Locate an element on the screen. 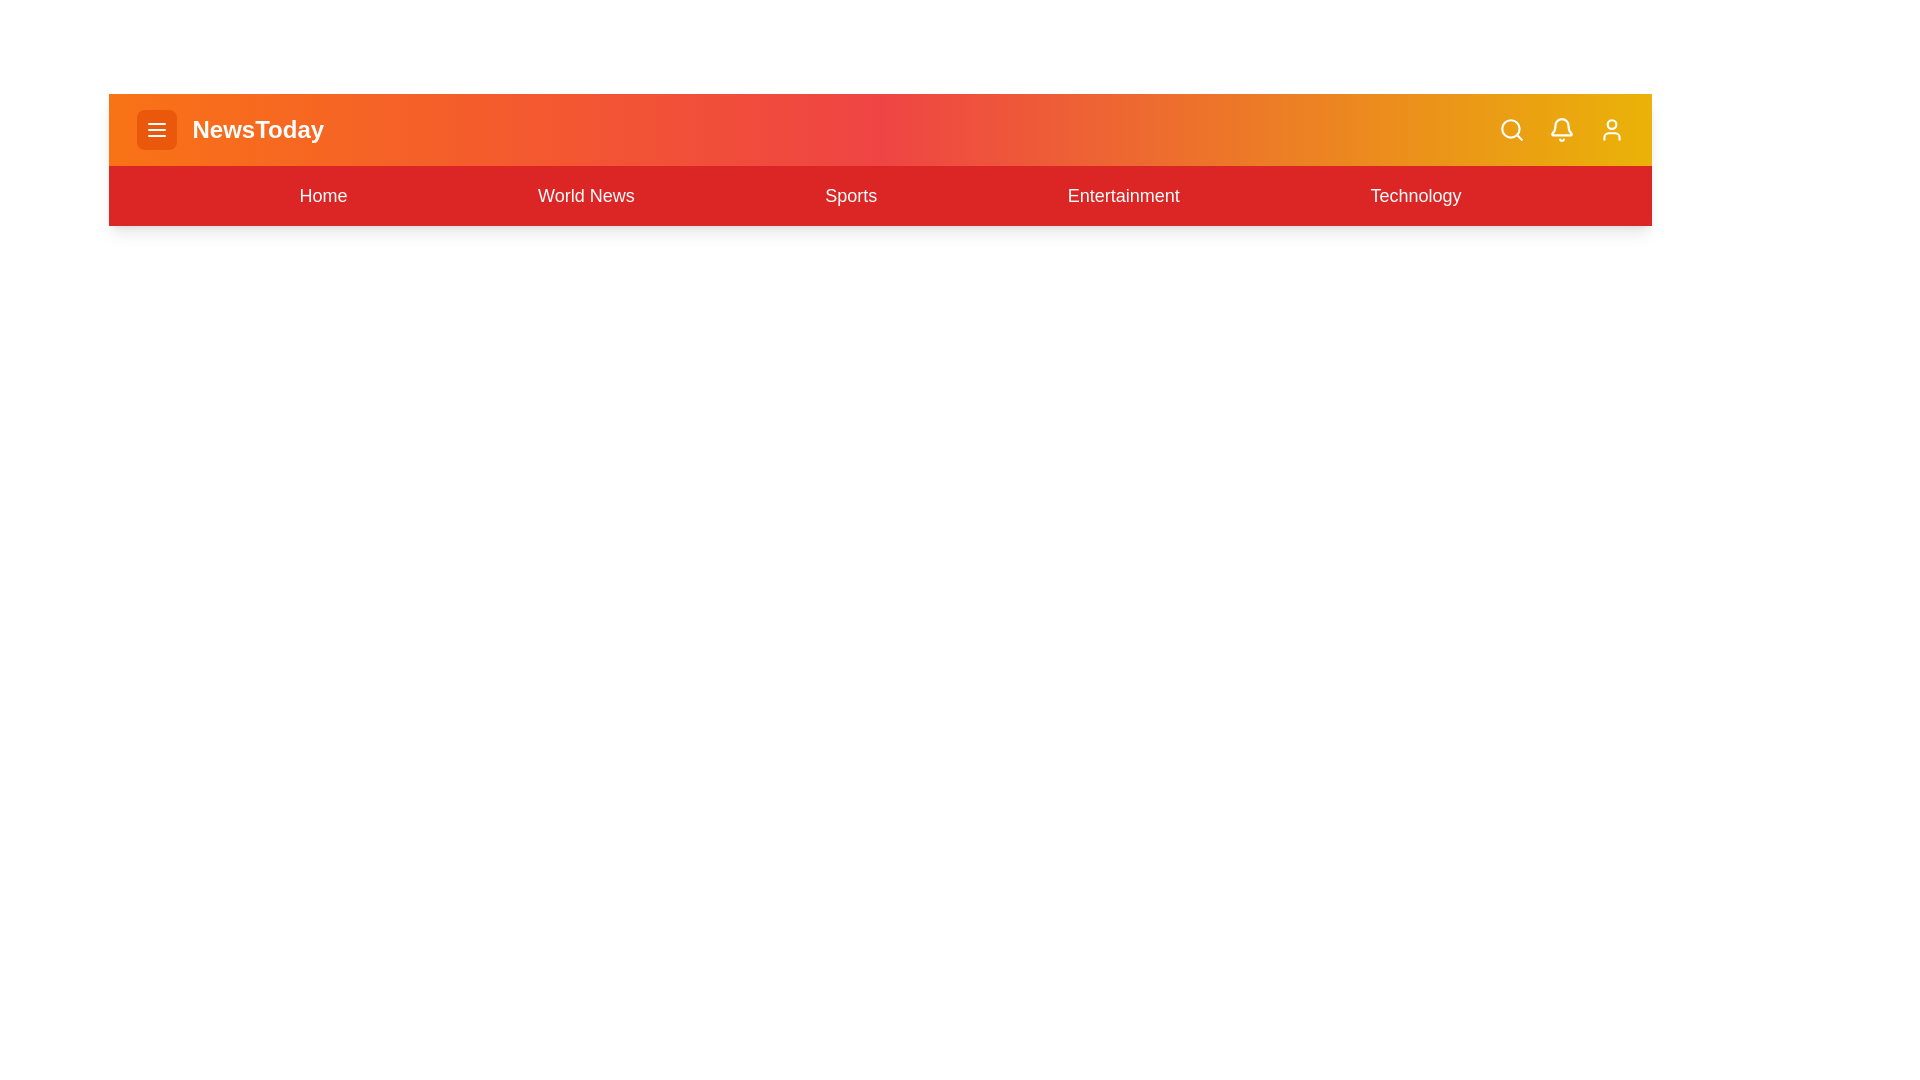  the Home navigation link in the menu is located at coordinates (323, 196).